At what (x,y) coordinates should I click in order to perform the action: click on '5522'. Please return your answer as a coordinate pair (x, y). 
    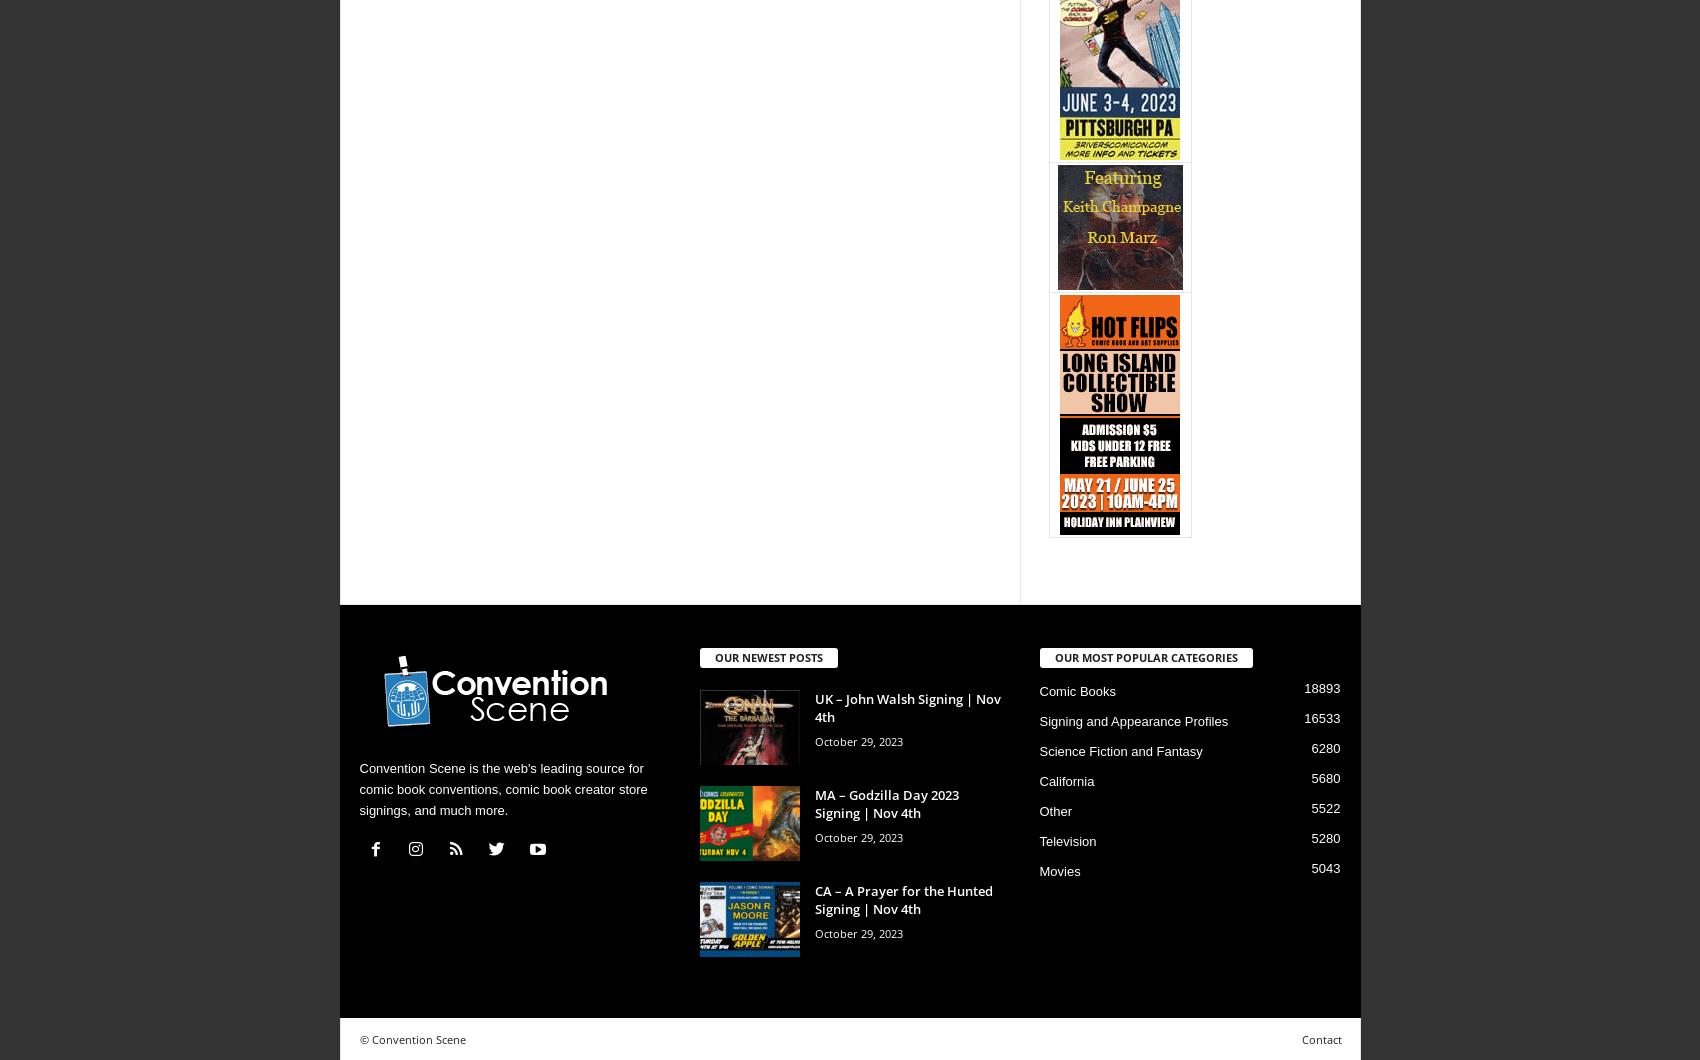
    Looking at the image, I should click on (1325, 807).